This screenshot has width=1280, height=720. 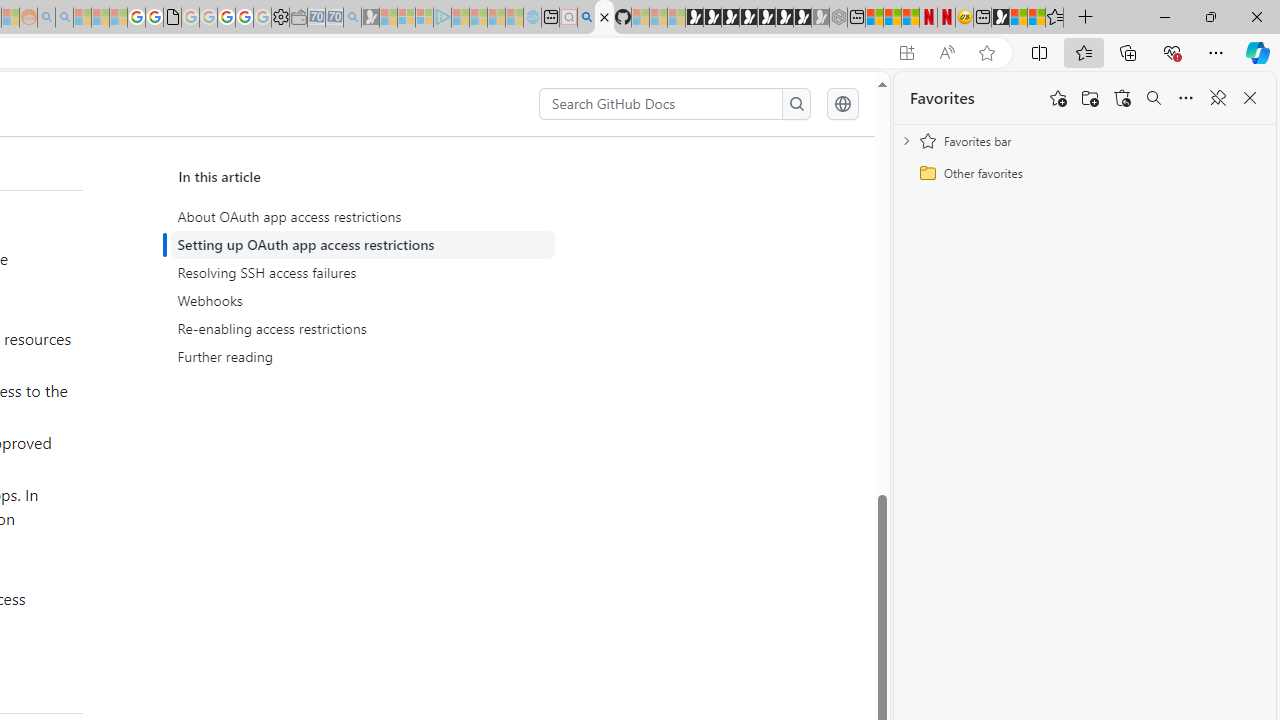 I want to click on 'Webhooks', so click(x=362, y=301).